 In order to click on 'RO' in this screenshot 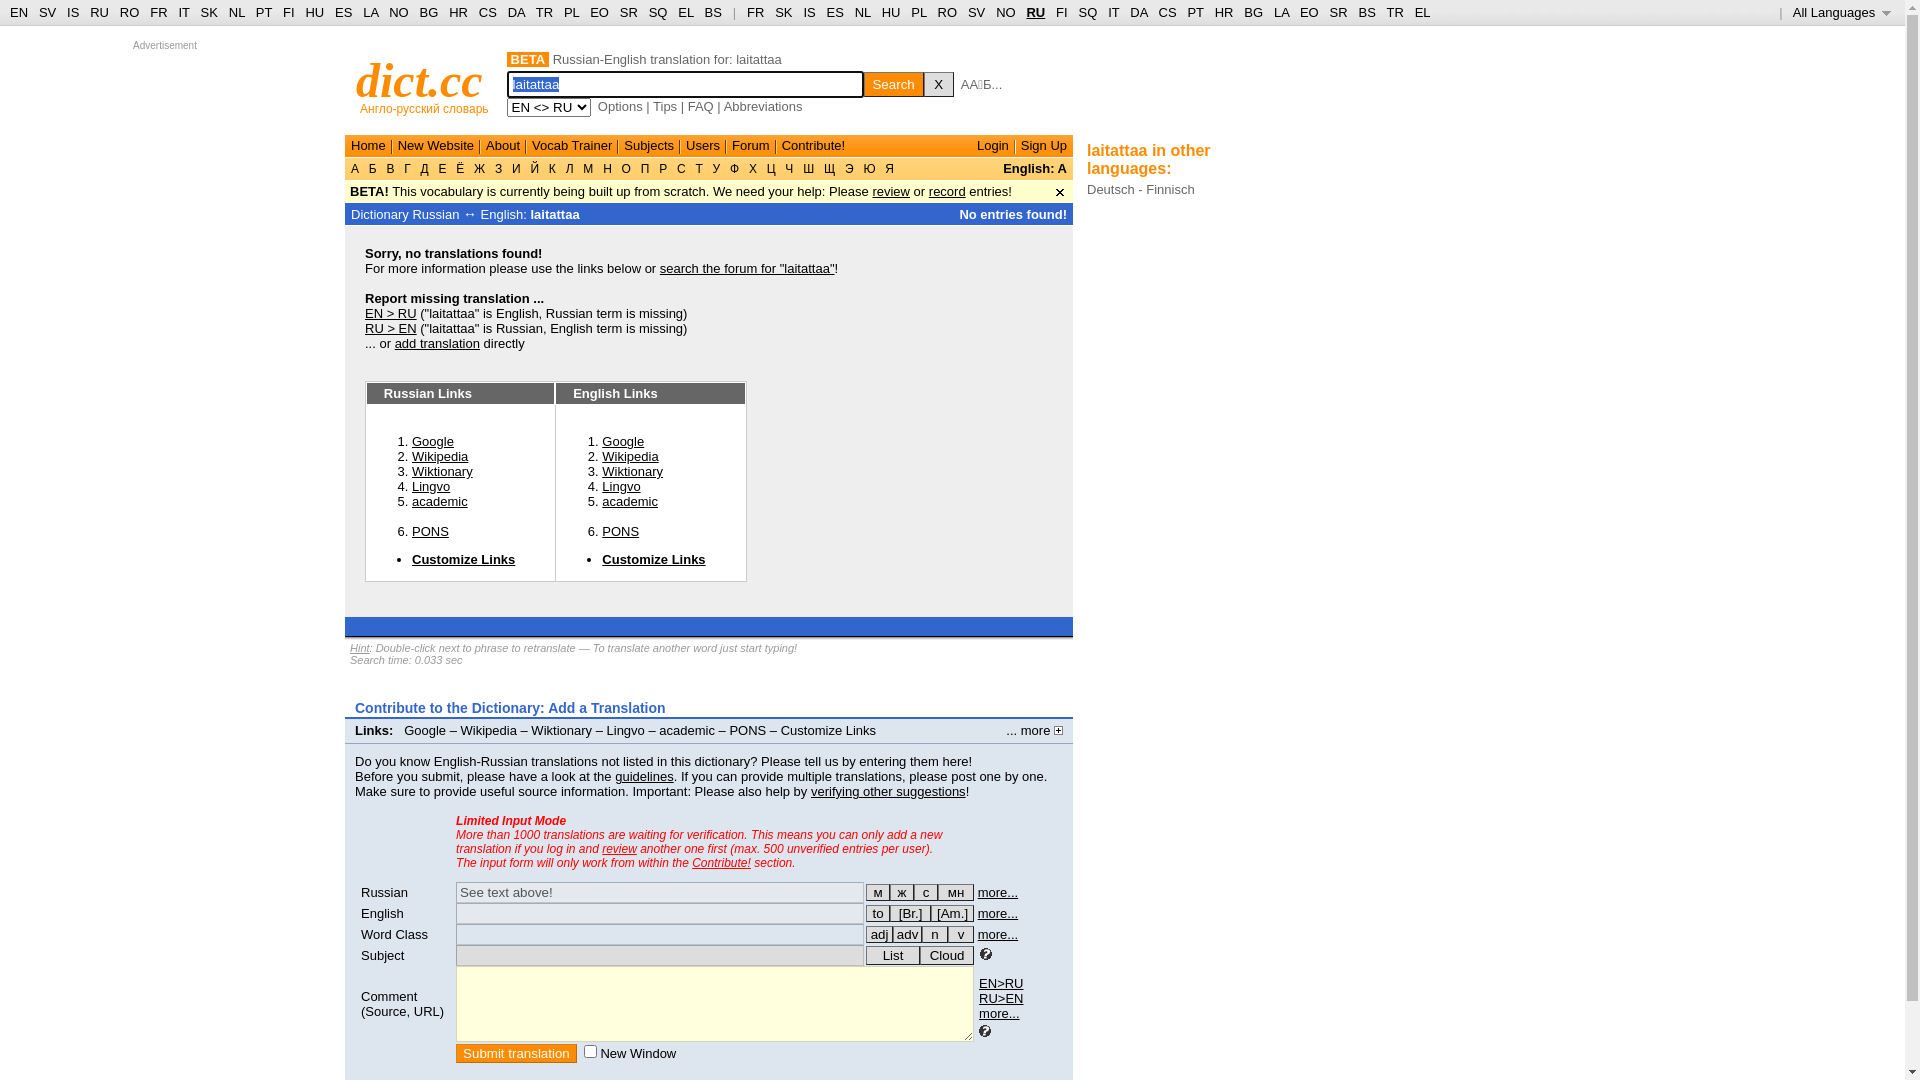, I will do `click(128, 12)`.